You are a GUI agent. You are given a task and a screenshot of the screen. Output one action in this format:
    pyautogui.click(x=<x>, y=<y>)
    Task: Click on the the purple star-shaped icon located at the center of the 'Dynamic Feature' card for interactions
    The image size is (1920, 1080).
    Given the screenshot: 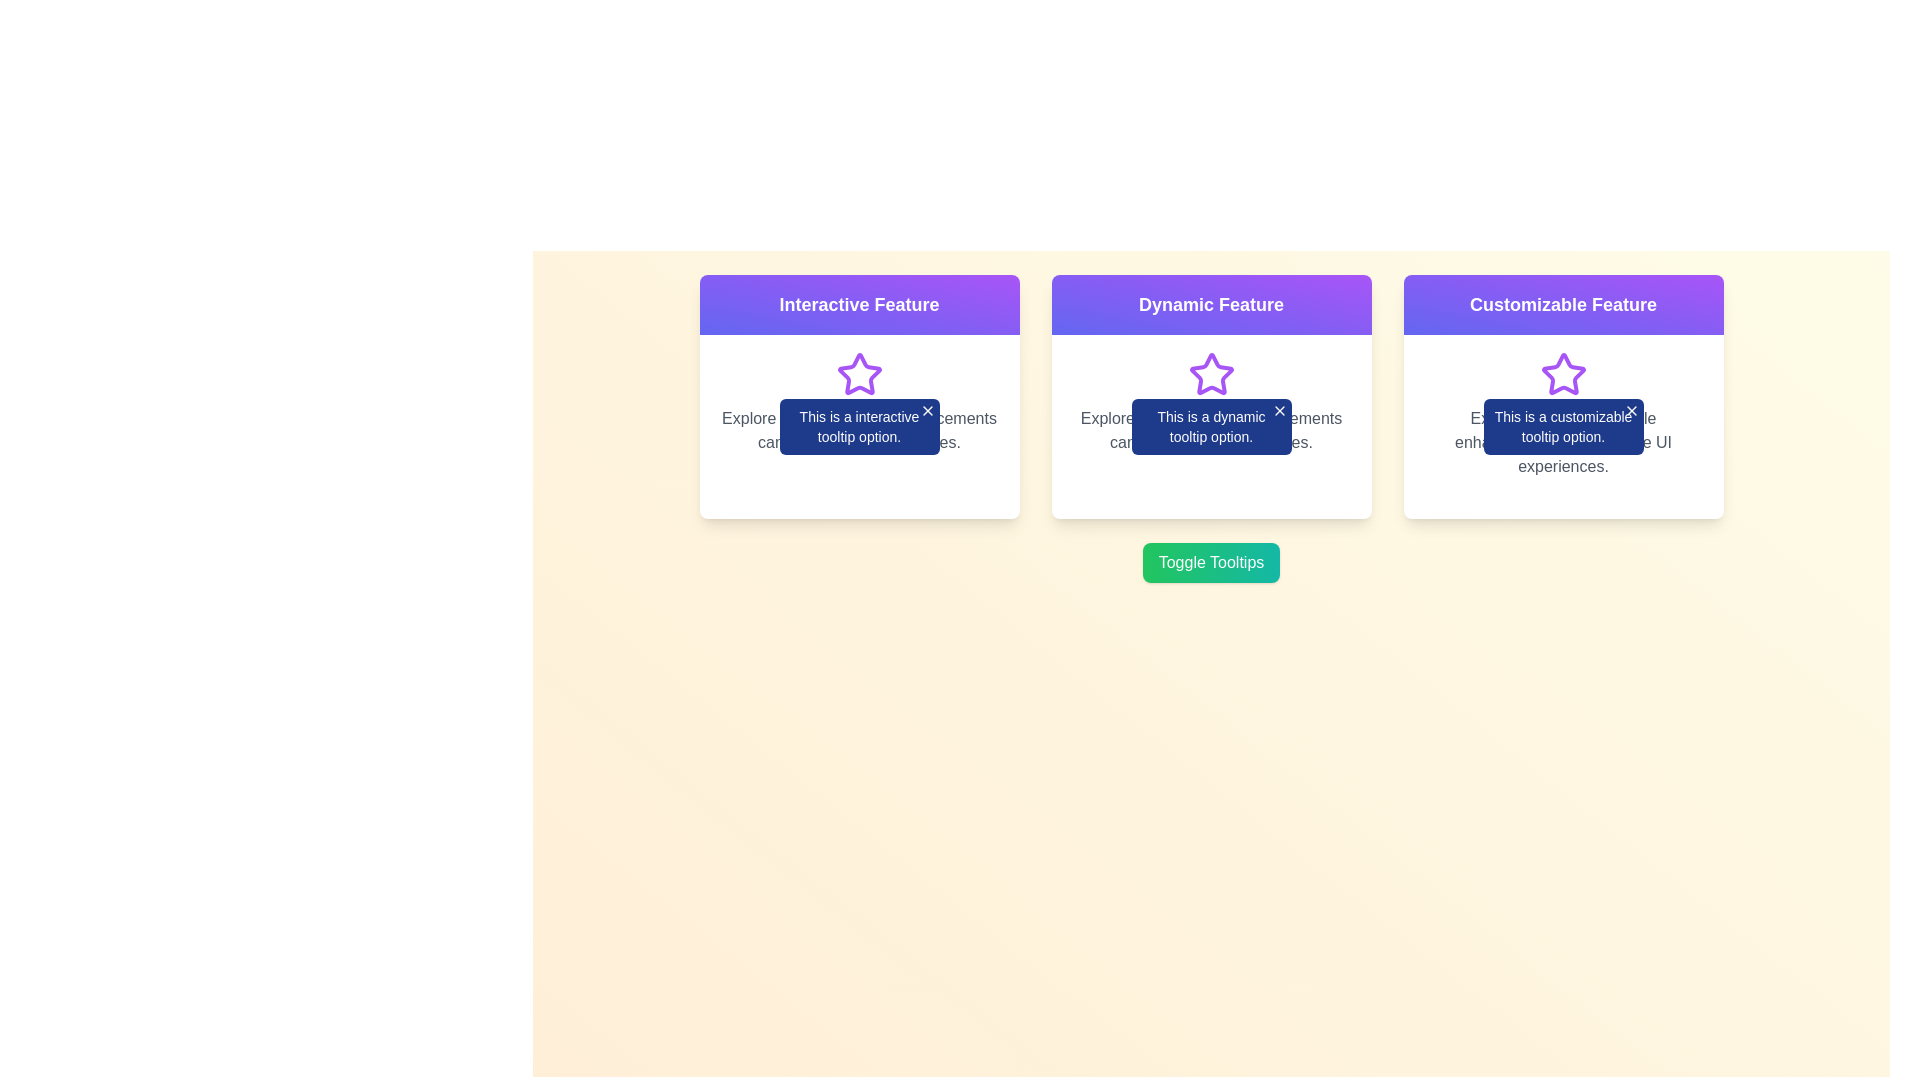 What is the action you would take?
    pyautogui.click(x=1210, y=374)
    